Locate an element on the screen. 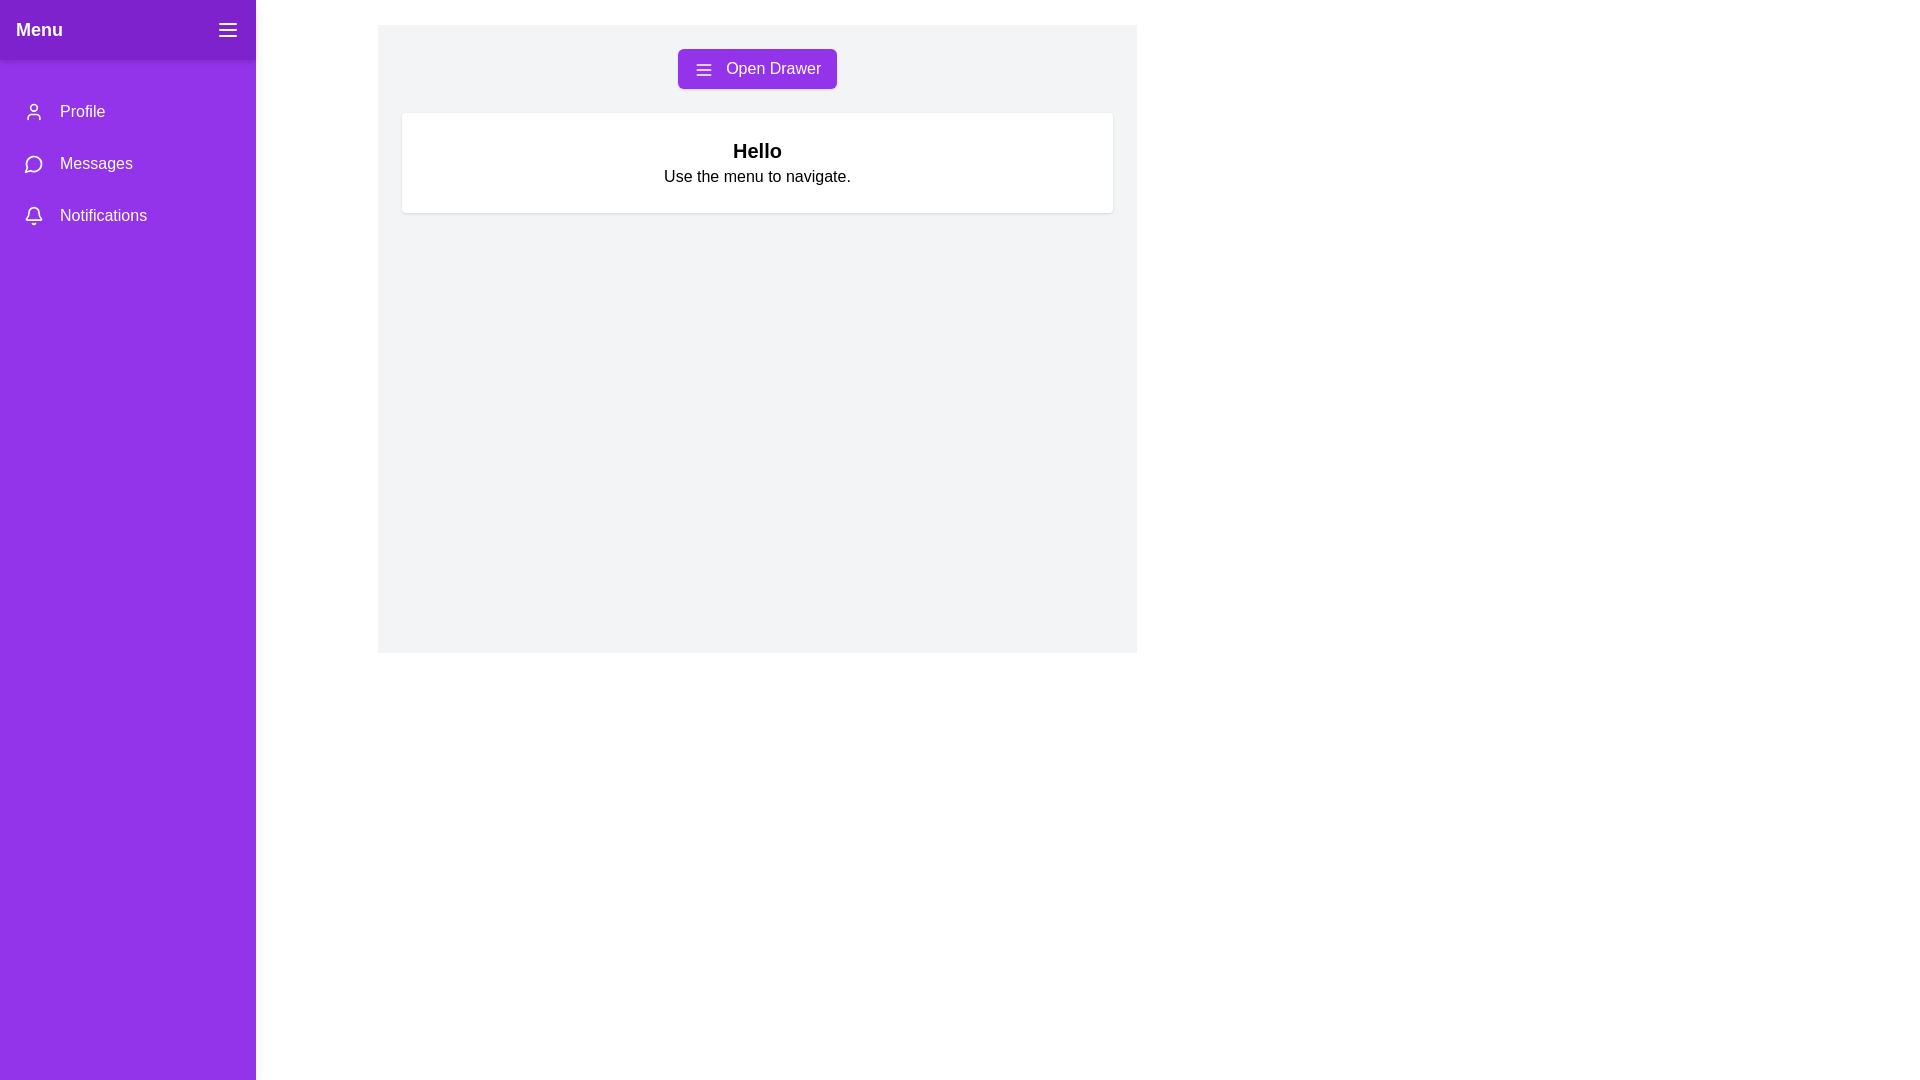 This screenshot has width=1920, height=1080. the static text element that provides navigation instructions, located directly below the heading 'Hello' is located at coordinates (756, 176).